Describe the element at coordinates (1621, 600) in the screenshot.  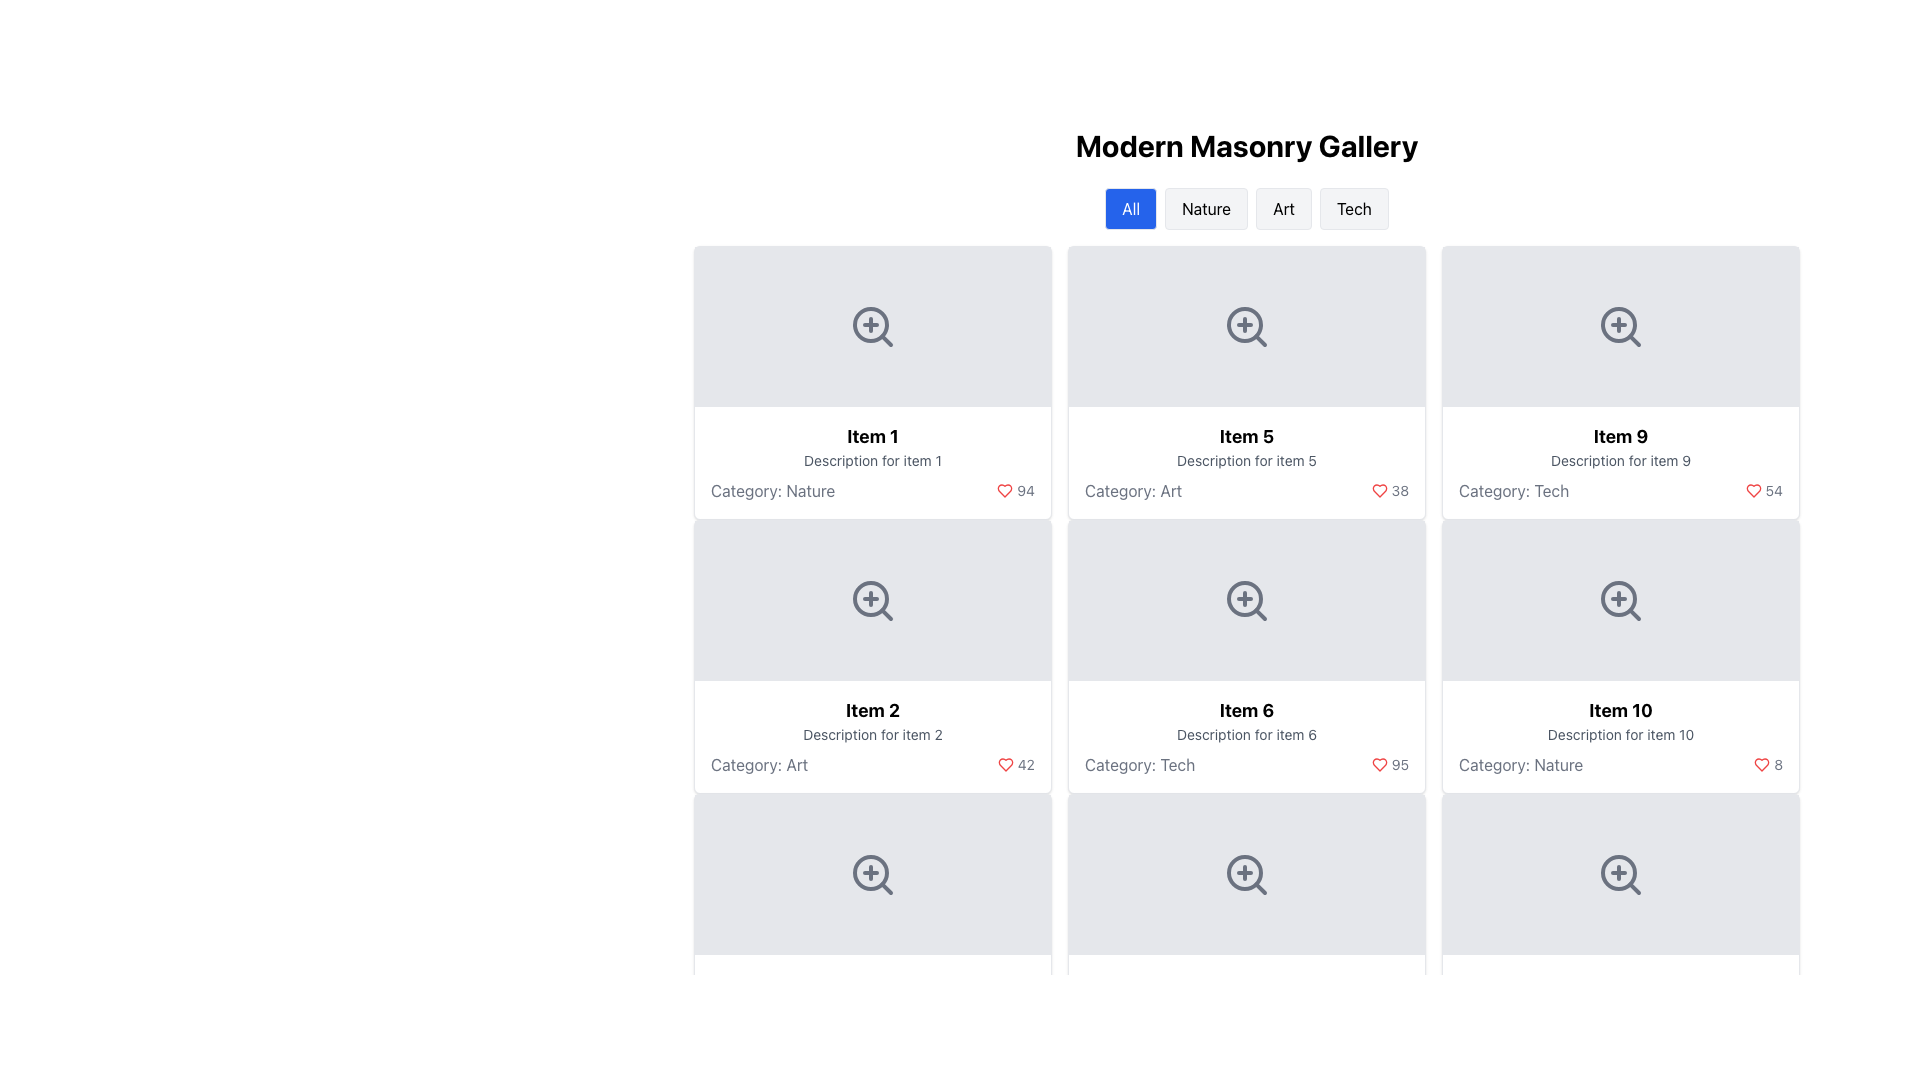
I see `the magnifying glass icon with a plus symbol in its center, located at the bottom-right corner of the card for 'Item 10'` at that location.